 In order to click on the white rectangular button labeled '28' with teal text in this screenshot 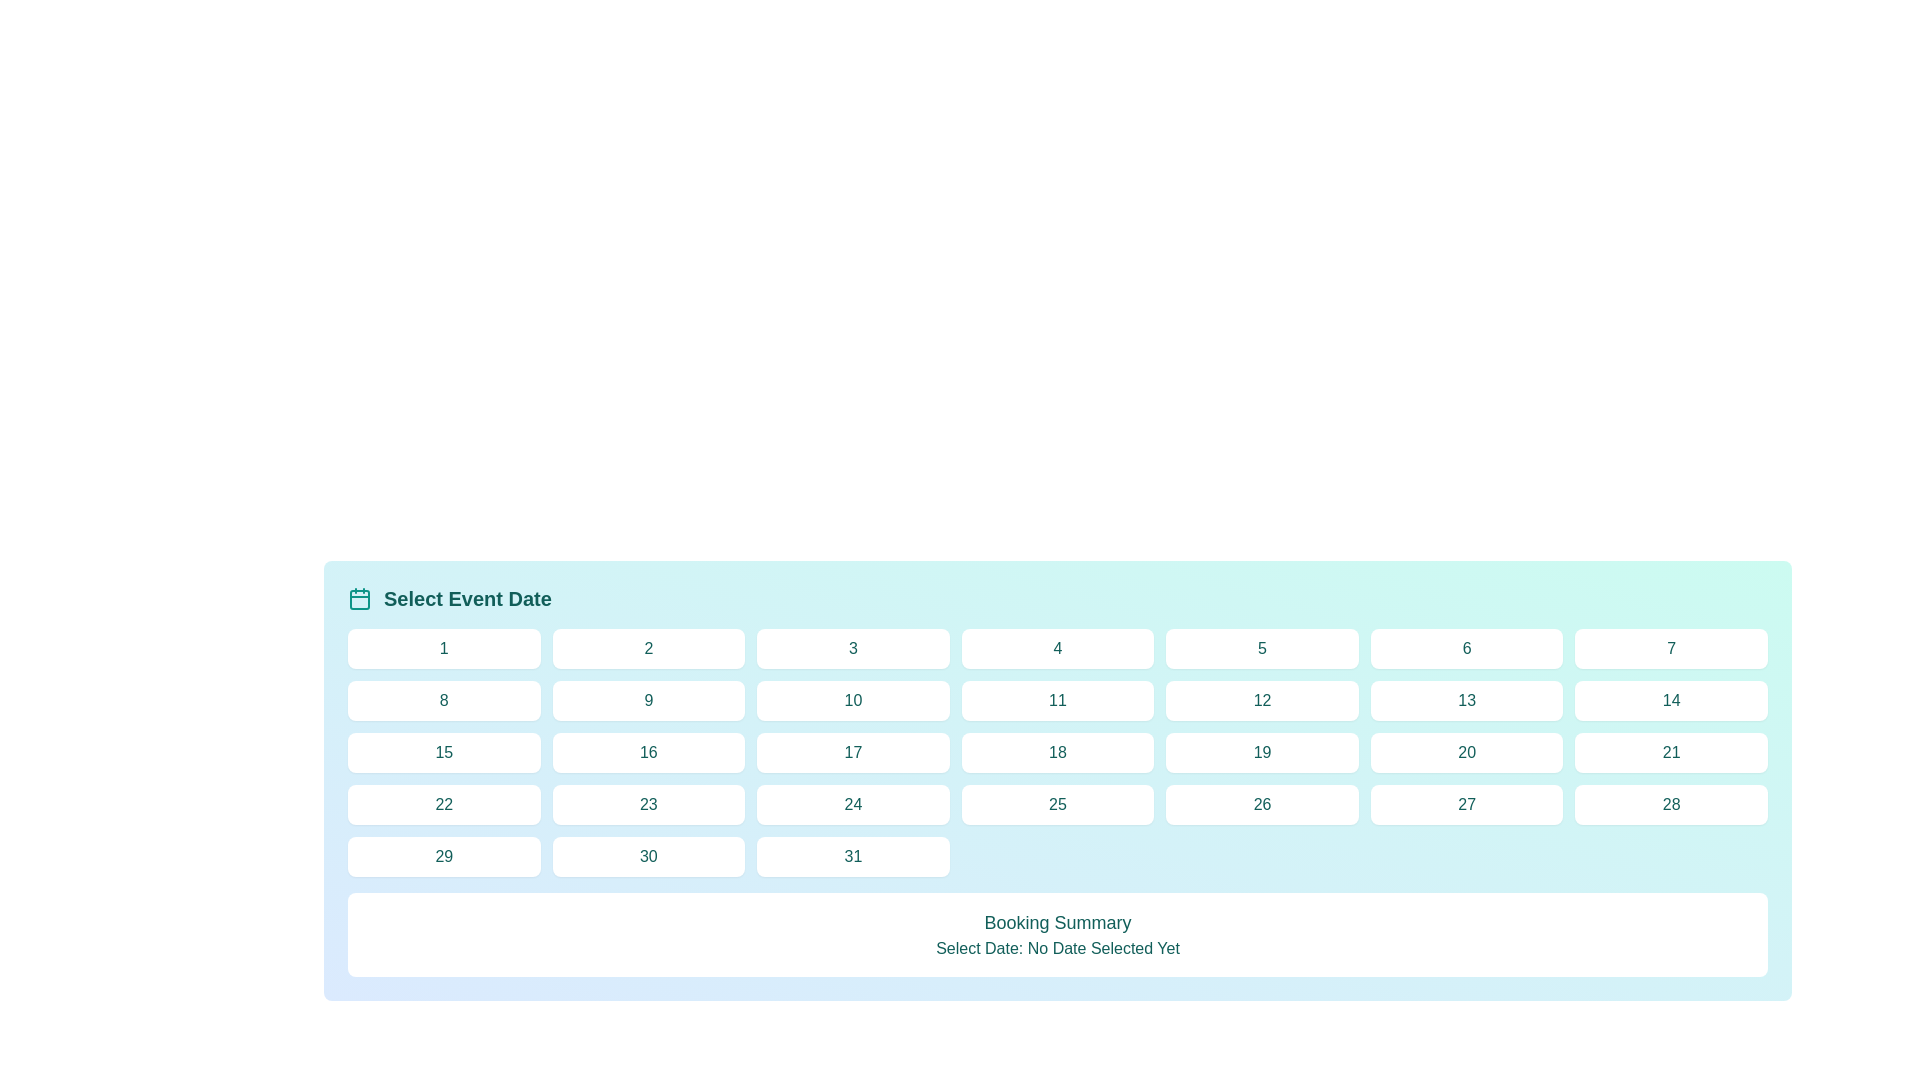, I will do `click(1671, 804)`.